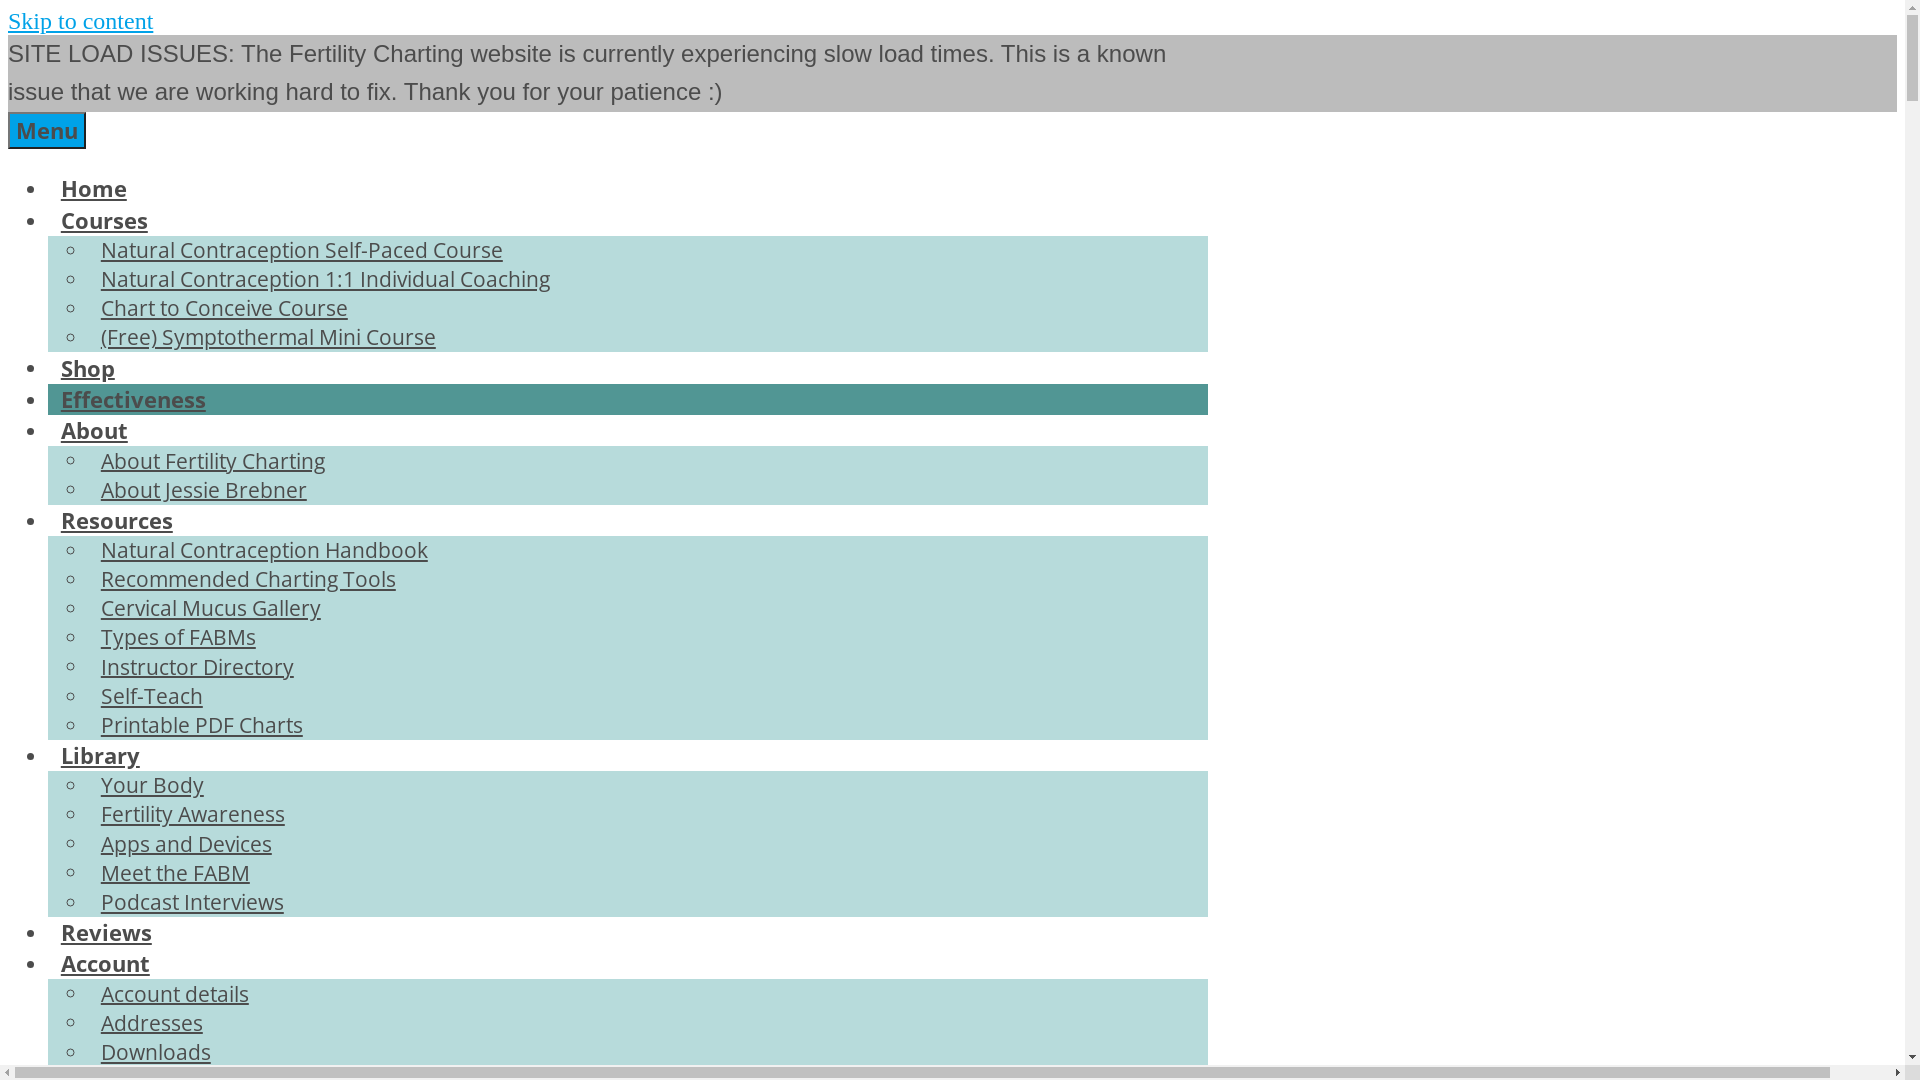  Describe the element at coordinates (86, 368) in the screenshot. I see `'Shop'` at that location.